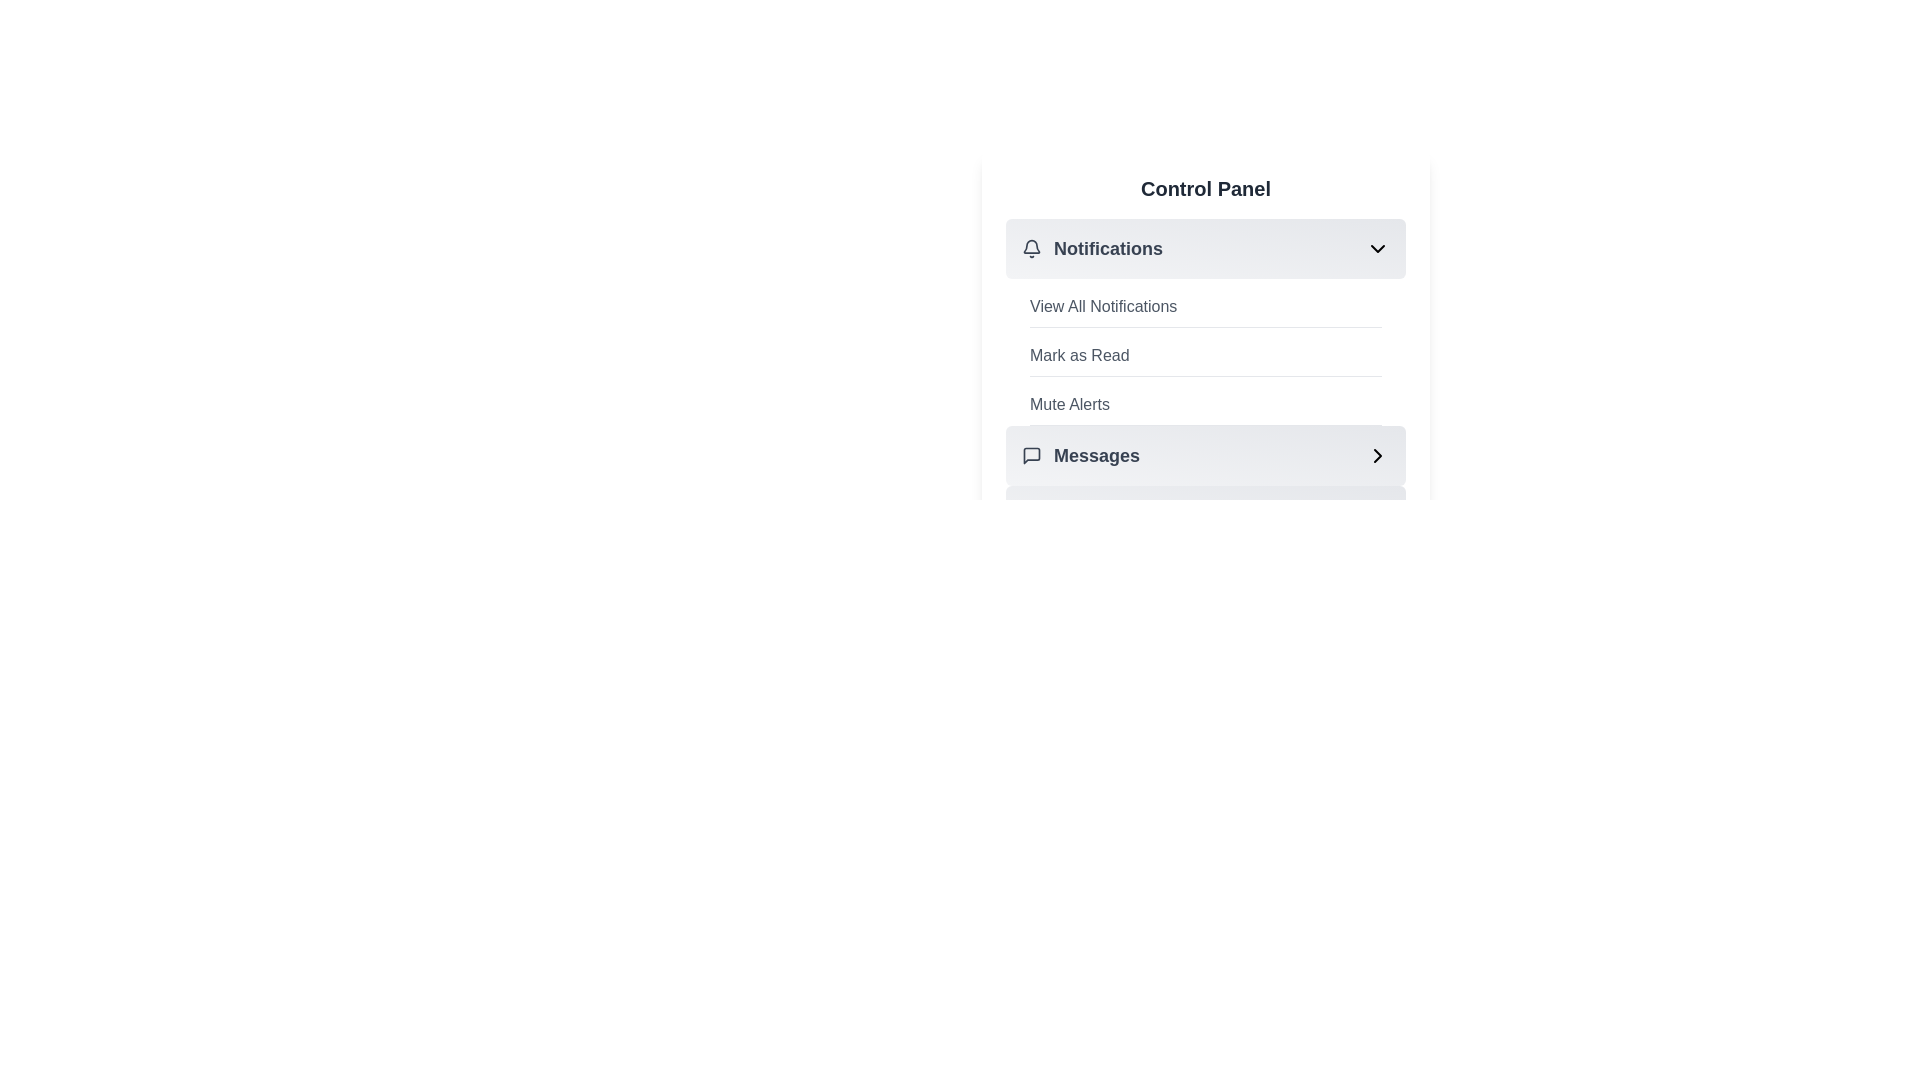  I want to click on the 'Mark as Read' button located under the 'Notifications' section, which is the second item in the list and features a light gray color scheme with a hover effect, so click(1204, 355).